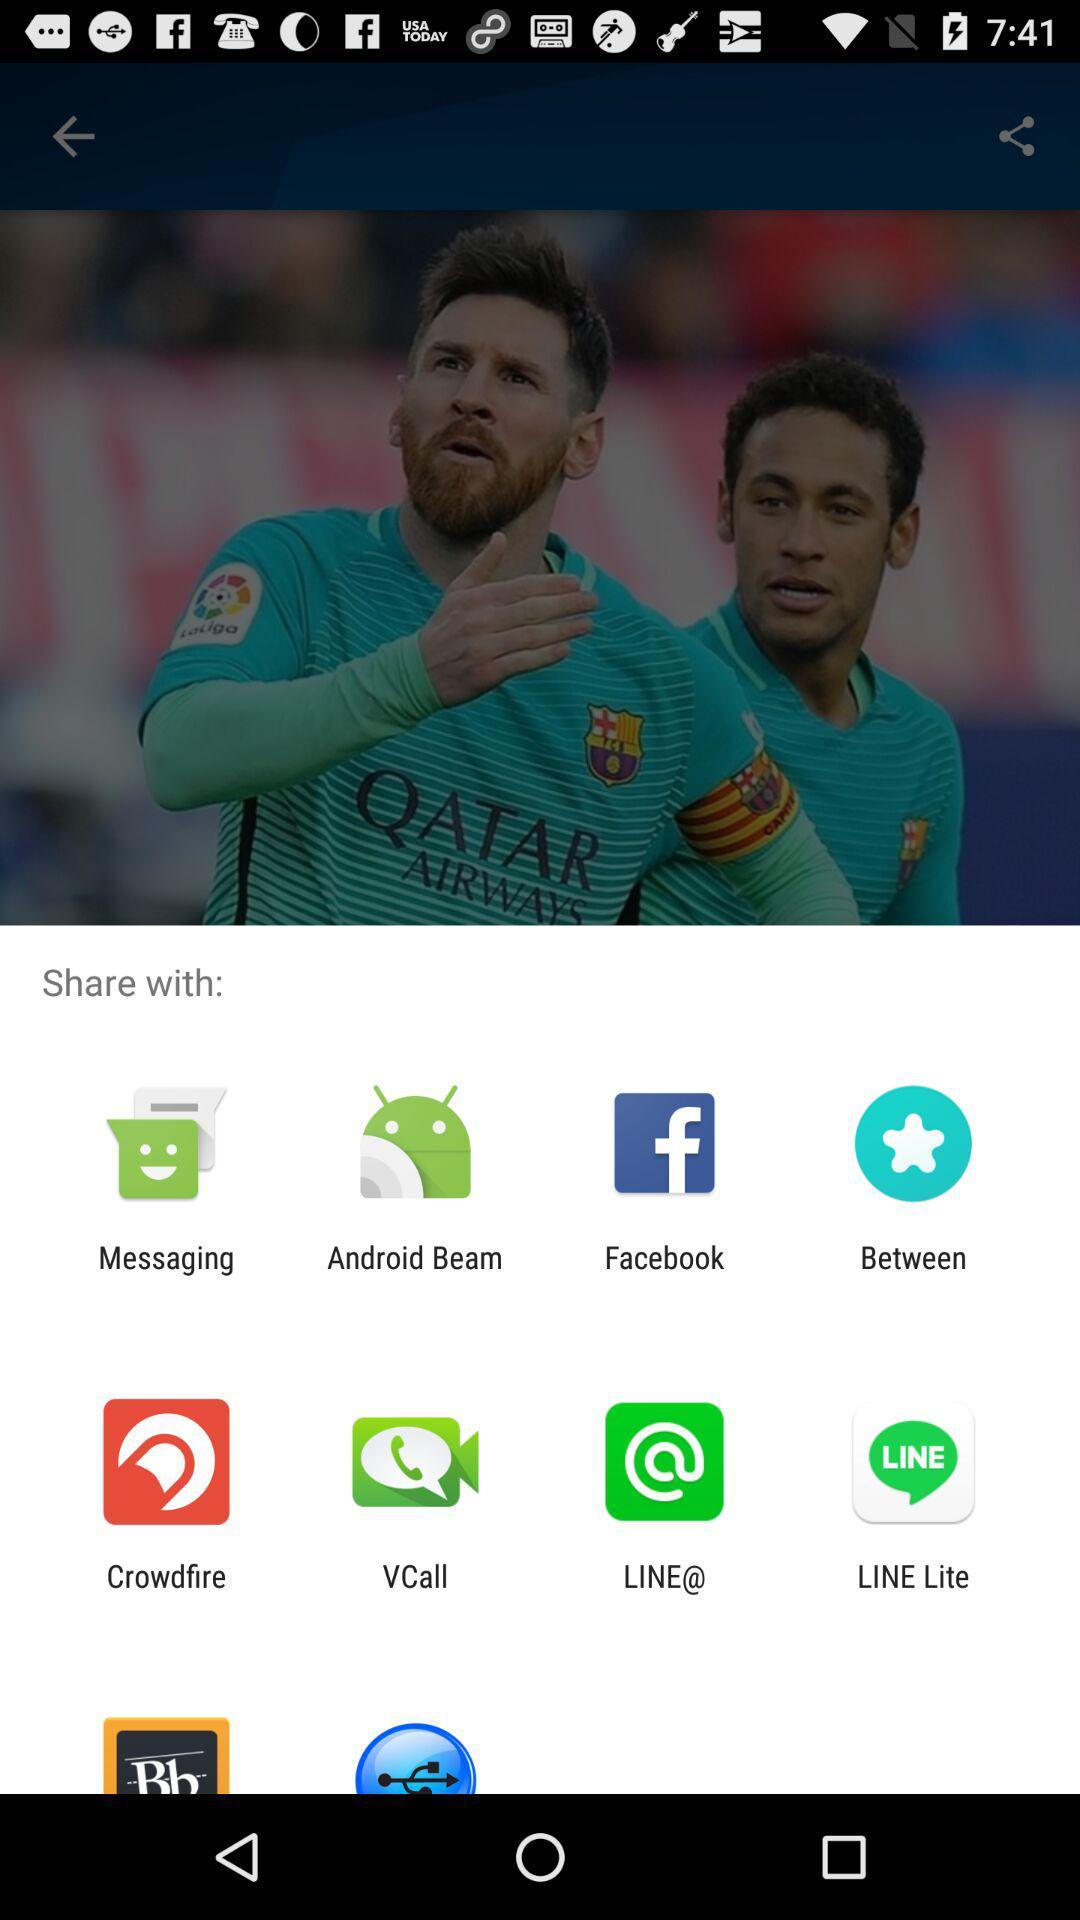  I want to click on the vcall item, so click(414, 1592).